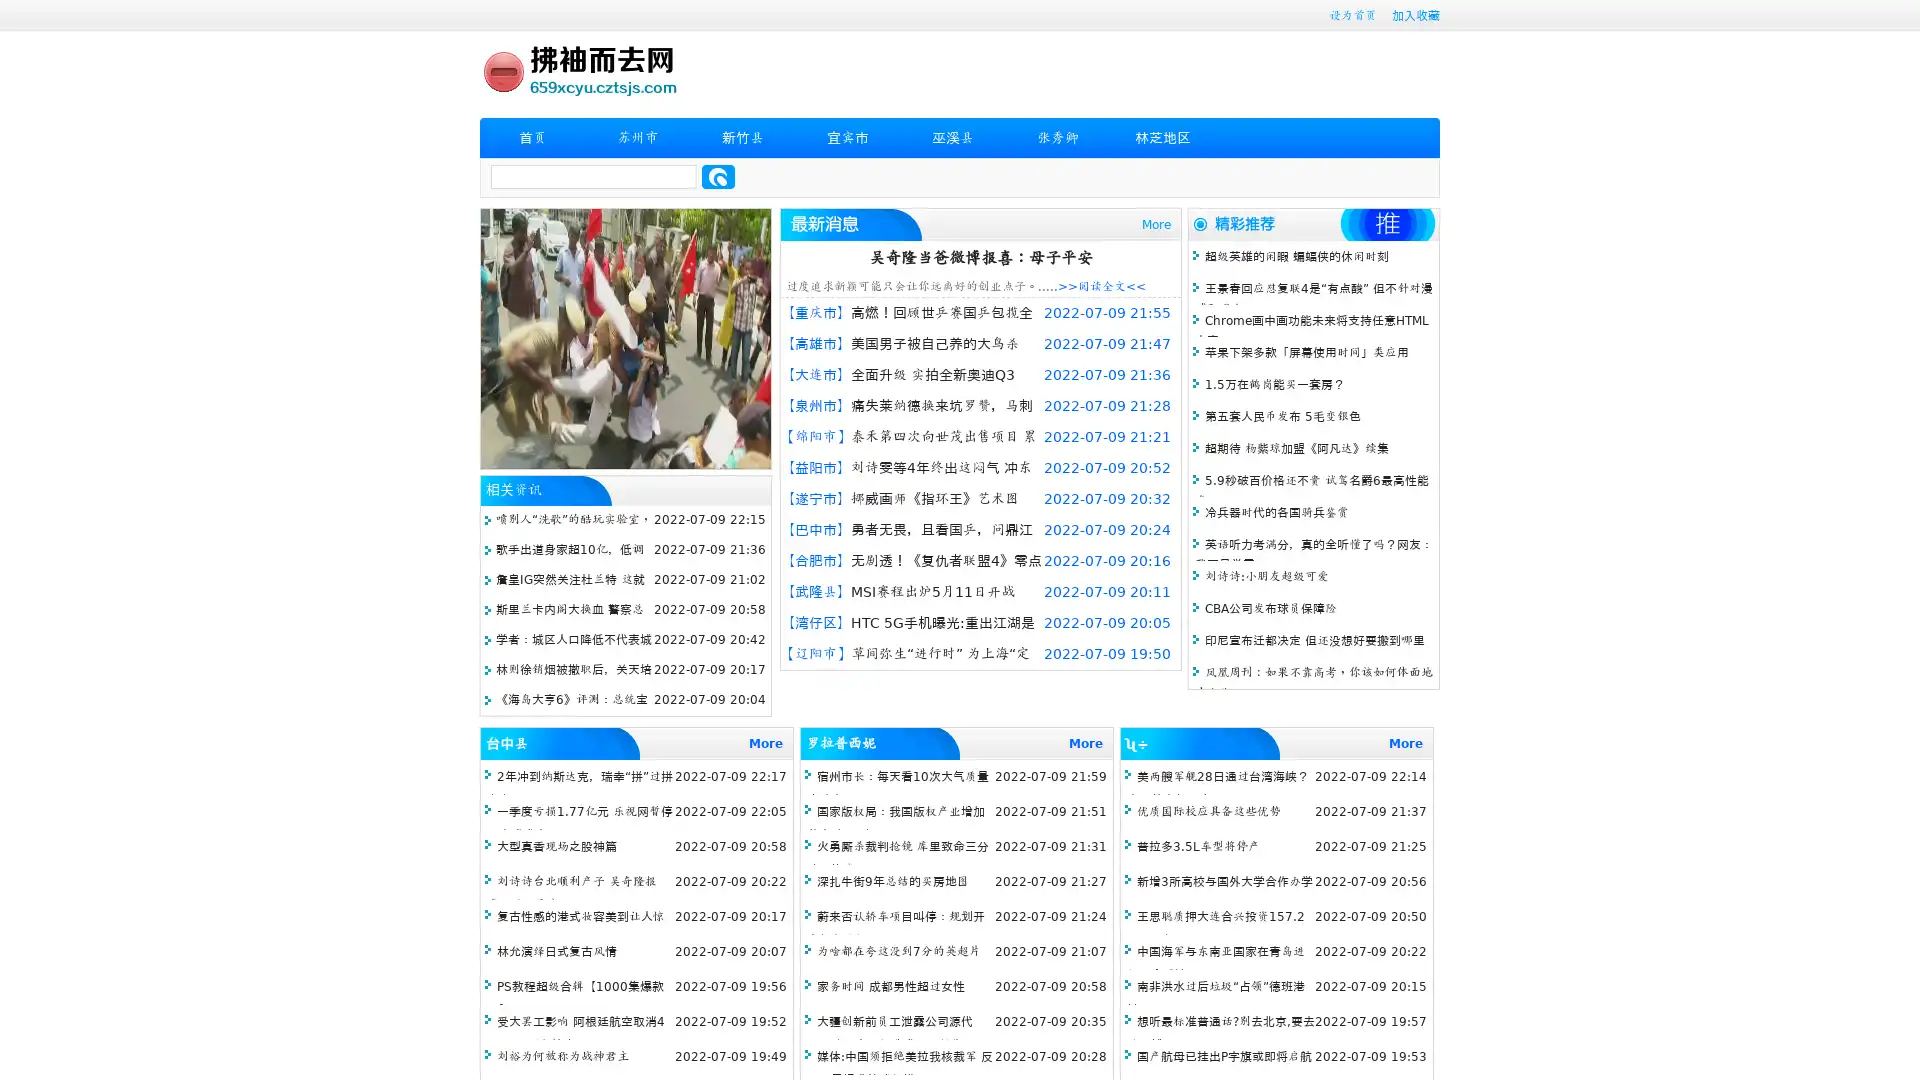  What do you see at coordinates (718, 176) in the screenshot?
I see `Search` at bounding box center [718, 176].